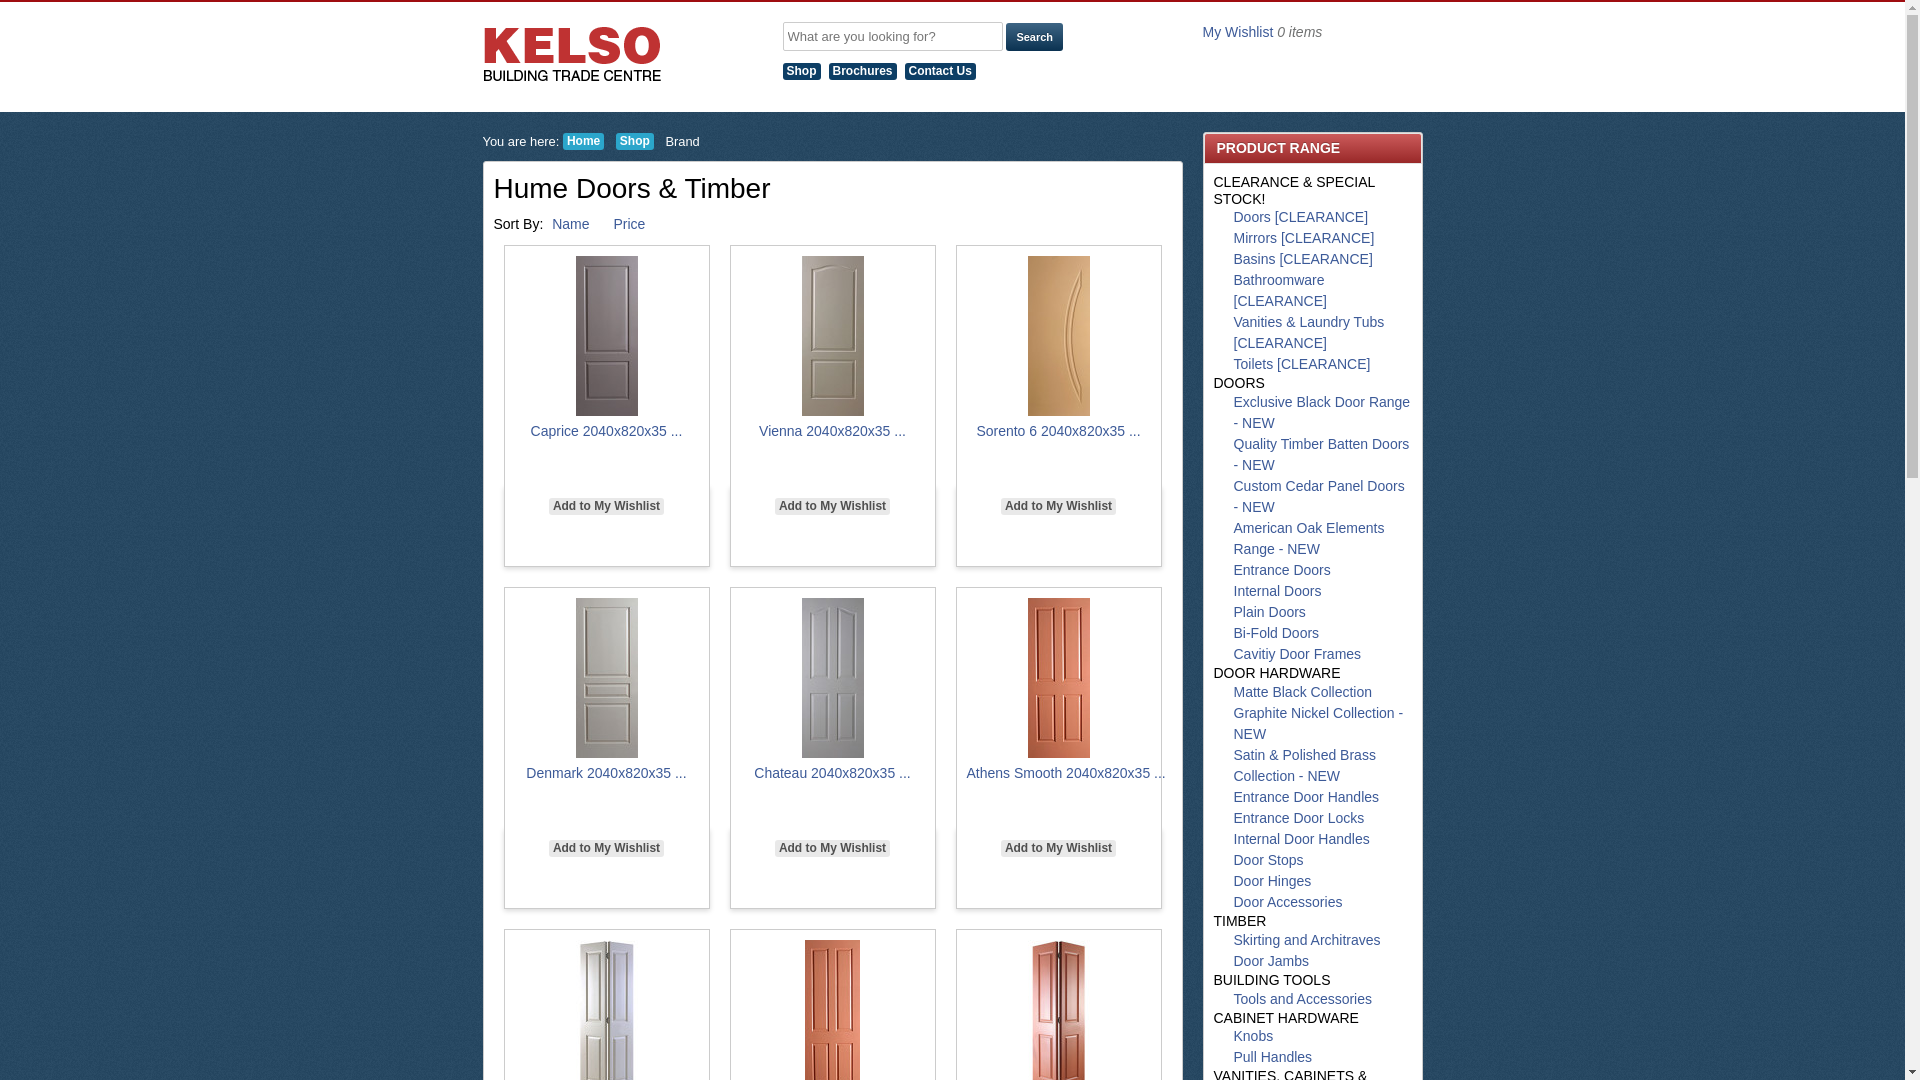  What do you see at coordinates (1319, 723) in the screenshot?
I see `'Graphite Nickel Collection - NEW'` at bounding box center [1319, 723].